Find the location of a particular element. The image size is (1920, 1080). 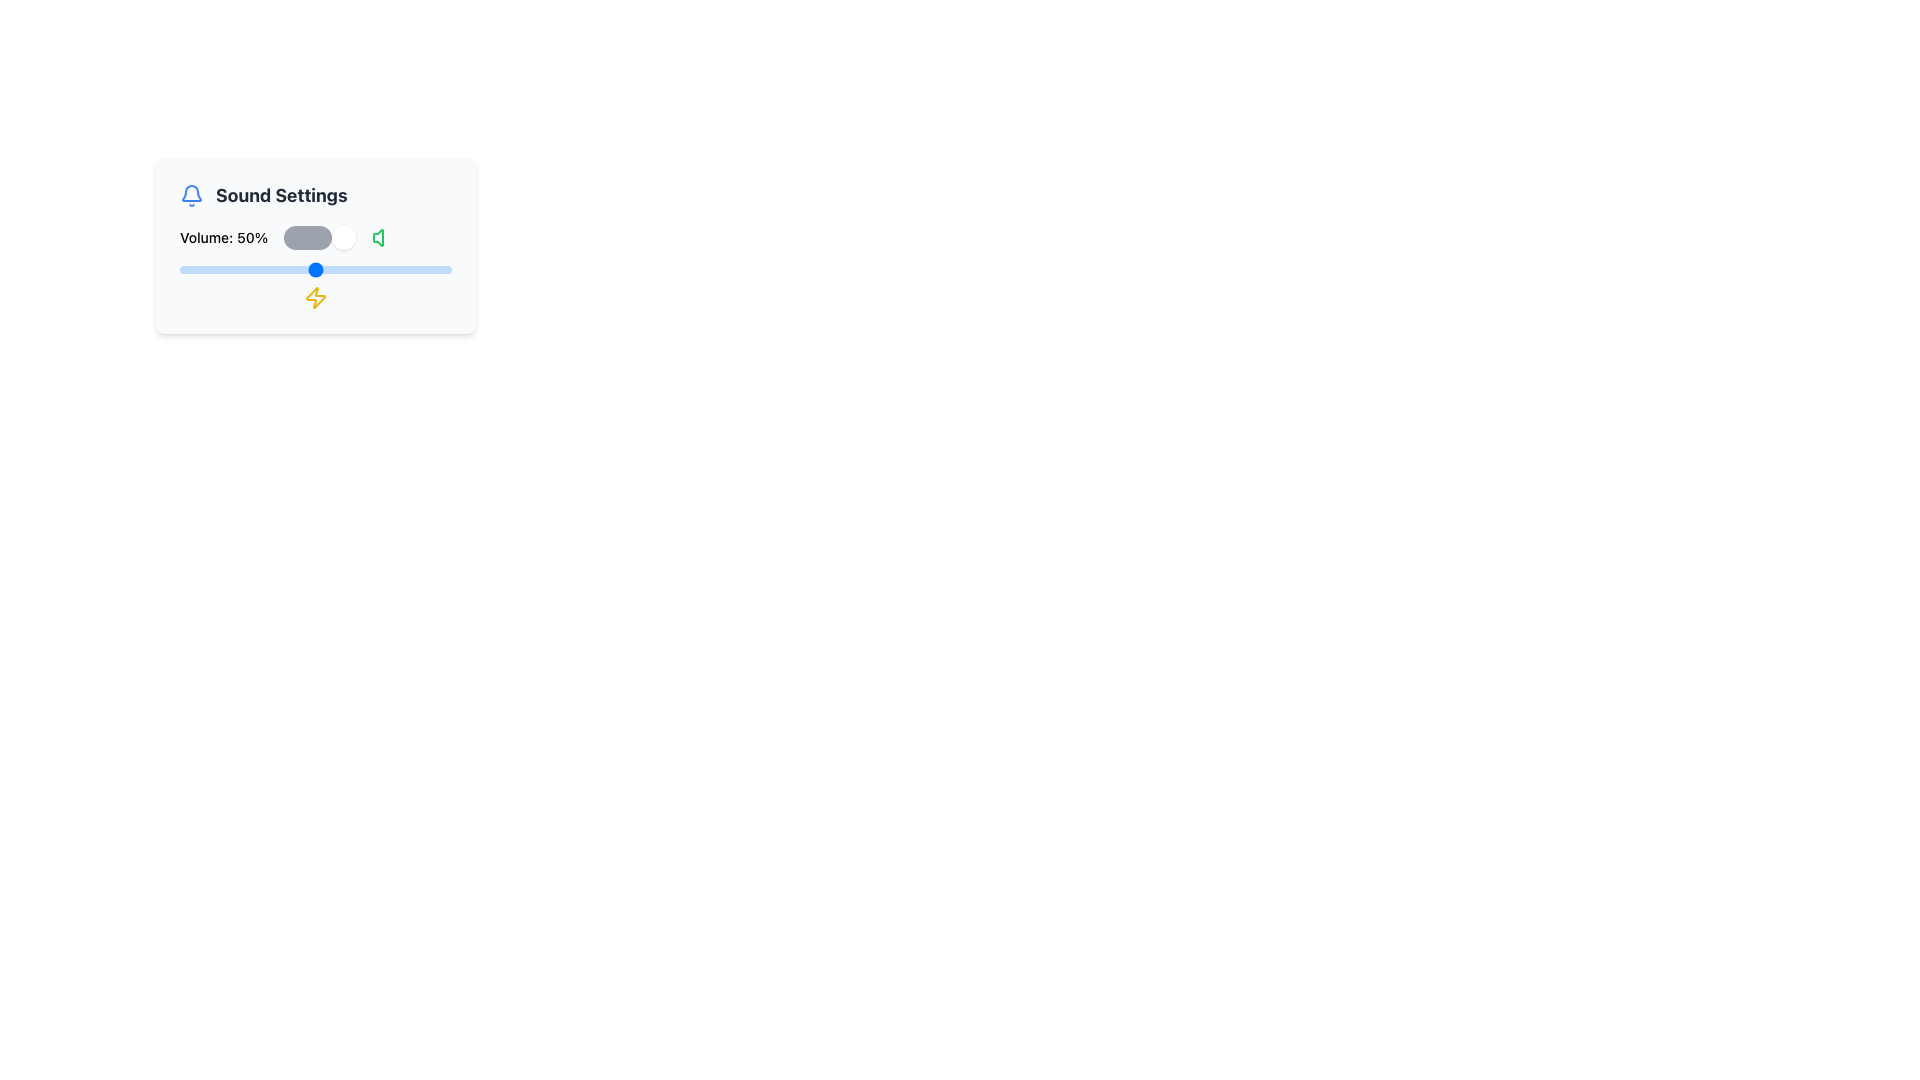

text 'Sound Settings' located in the Header with a blue notification bell icon at the top of the card component is located at coordinates (315, 196).